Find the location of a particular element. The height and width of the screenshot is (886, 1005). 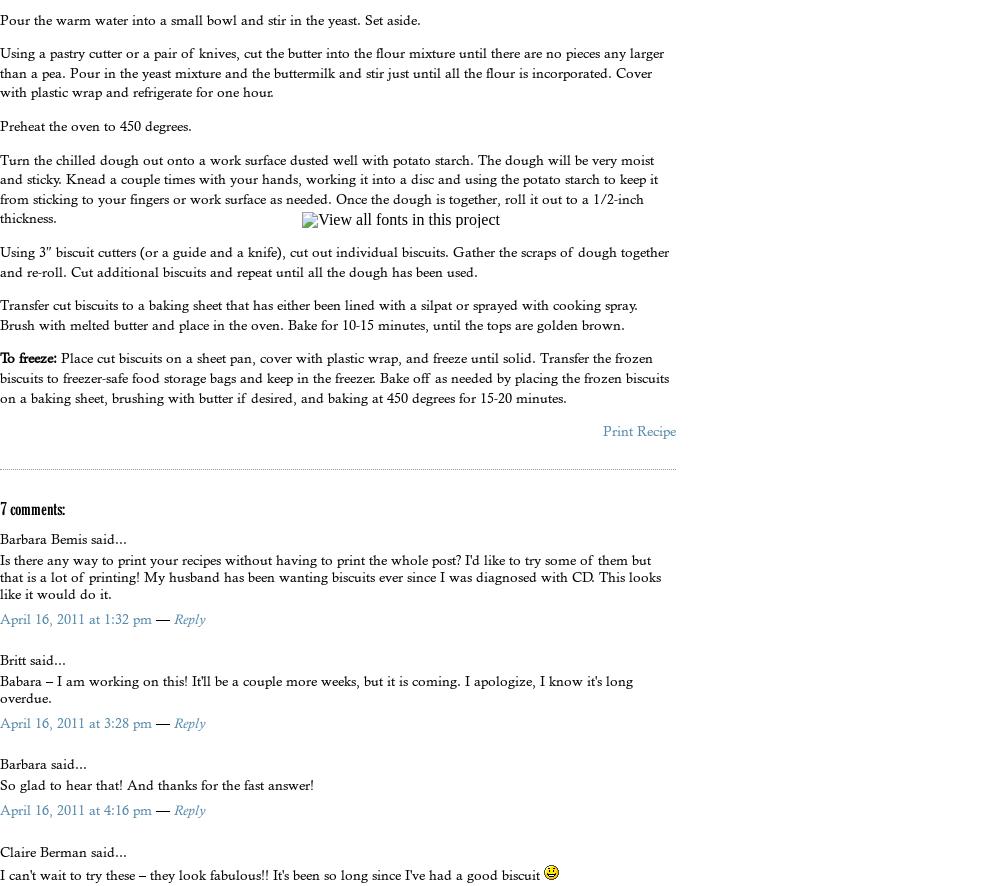

'Using a pastry cutter or a pair of knives, cut the butter into the flour mixture until there are no pieces any larger than a pea.  Pour in the yeast mixture and the buttermilk and stir just until all the flour is incorporated.  Cover with plastic wrap and refrigerate for one hour.' is located at coordinates (330, 71).